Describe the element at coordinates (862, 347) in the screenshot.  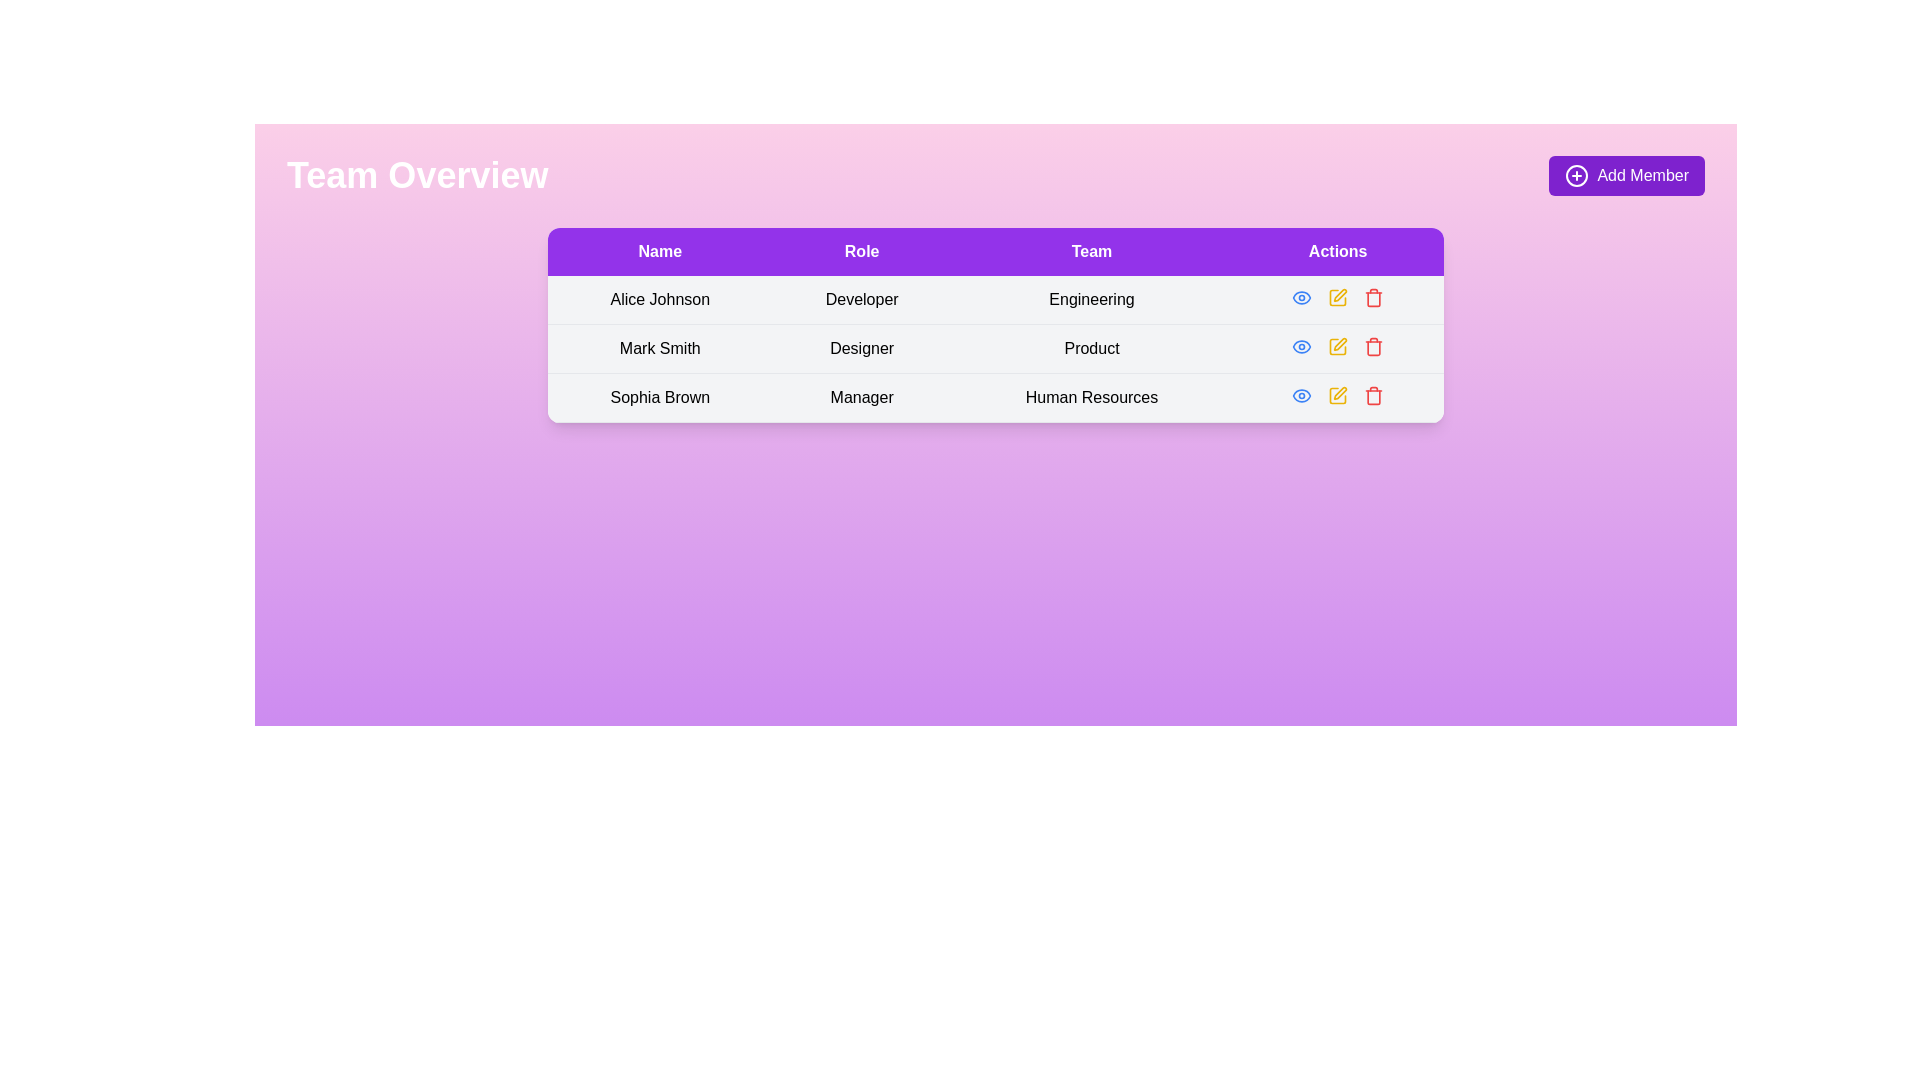
I see `the 'Designer' text label, which is the second entry under the 'Role' column in the table adjacent to 'Mark Smith' in the 'Name' column` at that location.